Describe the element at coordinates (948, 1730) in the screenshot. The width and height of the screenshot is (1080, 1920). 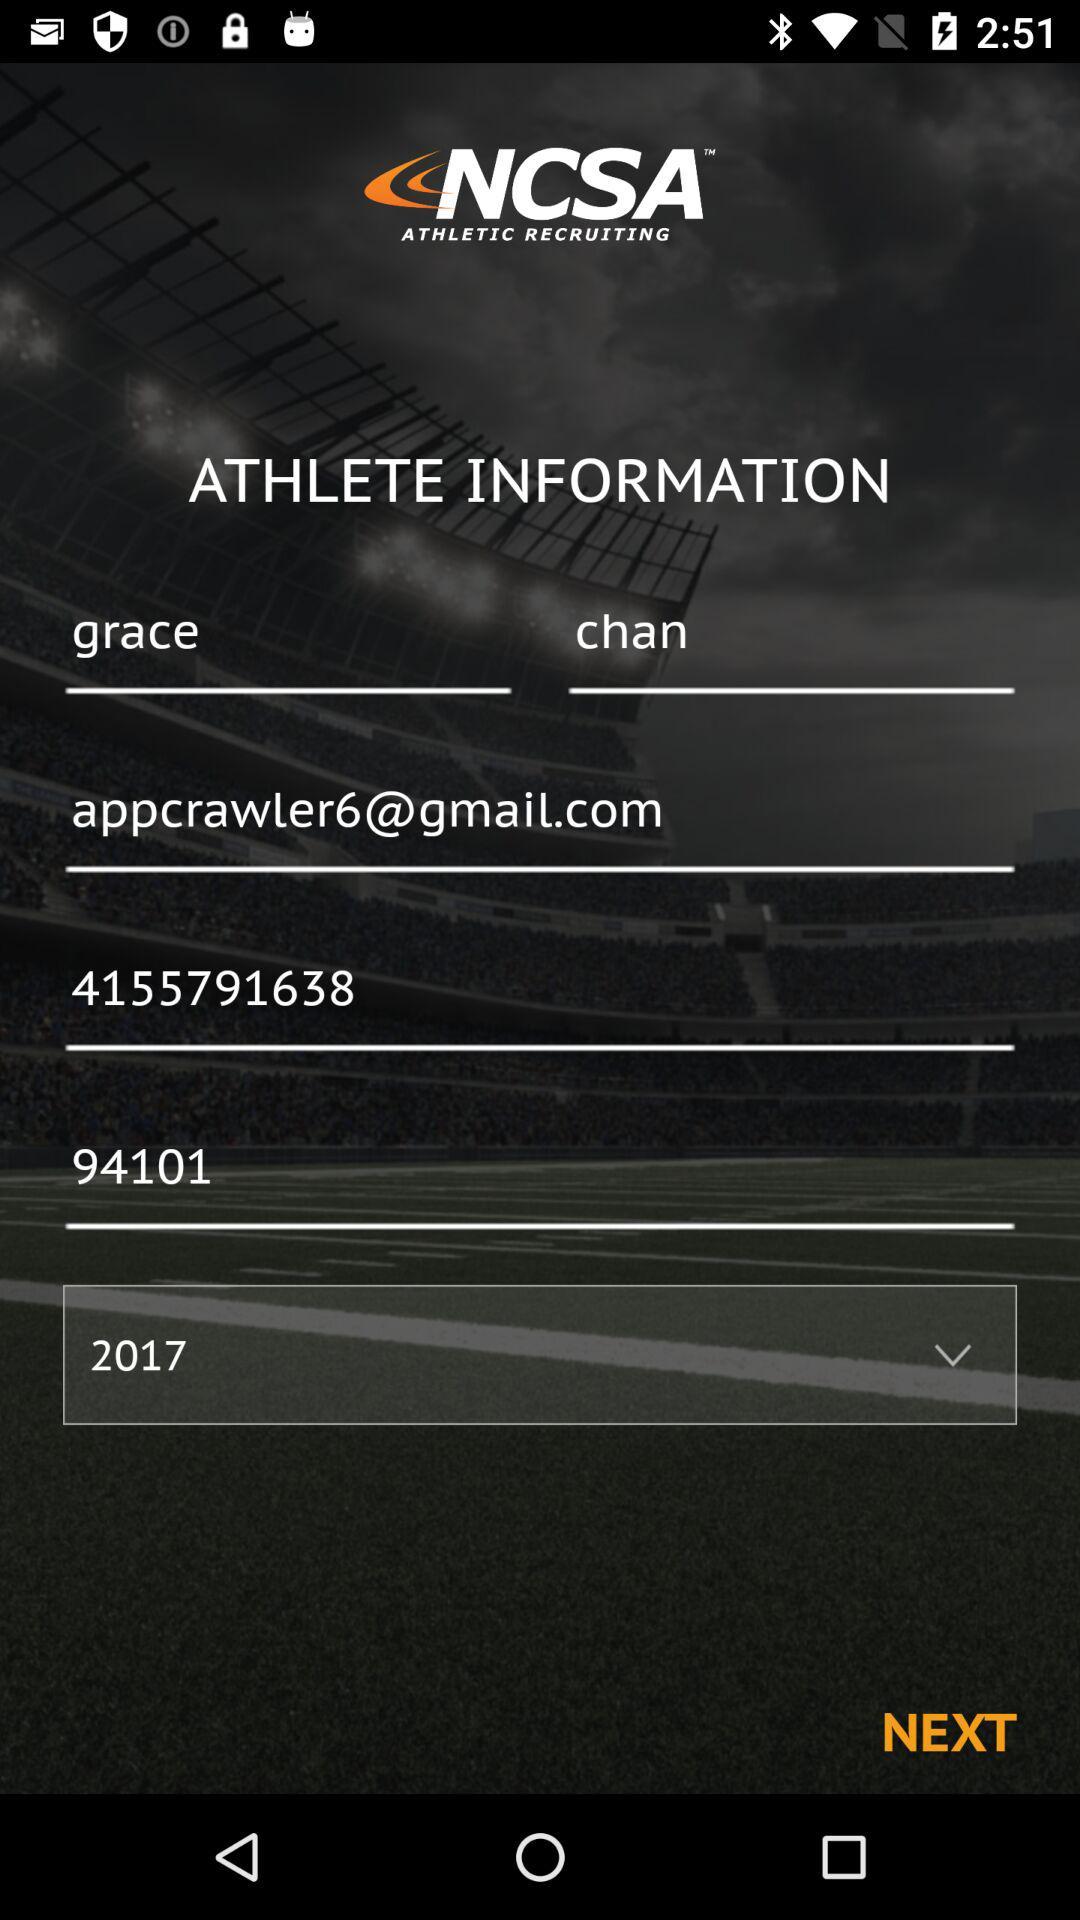
I see `the item below 2017 item` at that location.